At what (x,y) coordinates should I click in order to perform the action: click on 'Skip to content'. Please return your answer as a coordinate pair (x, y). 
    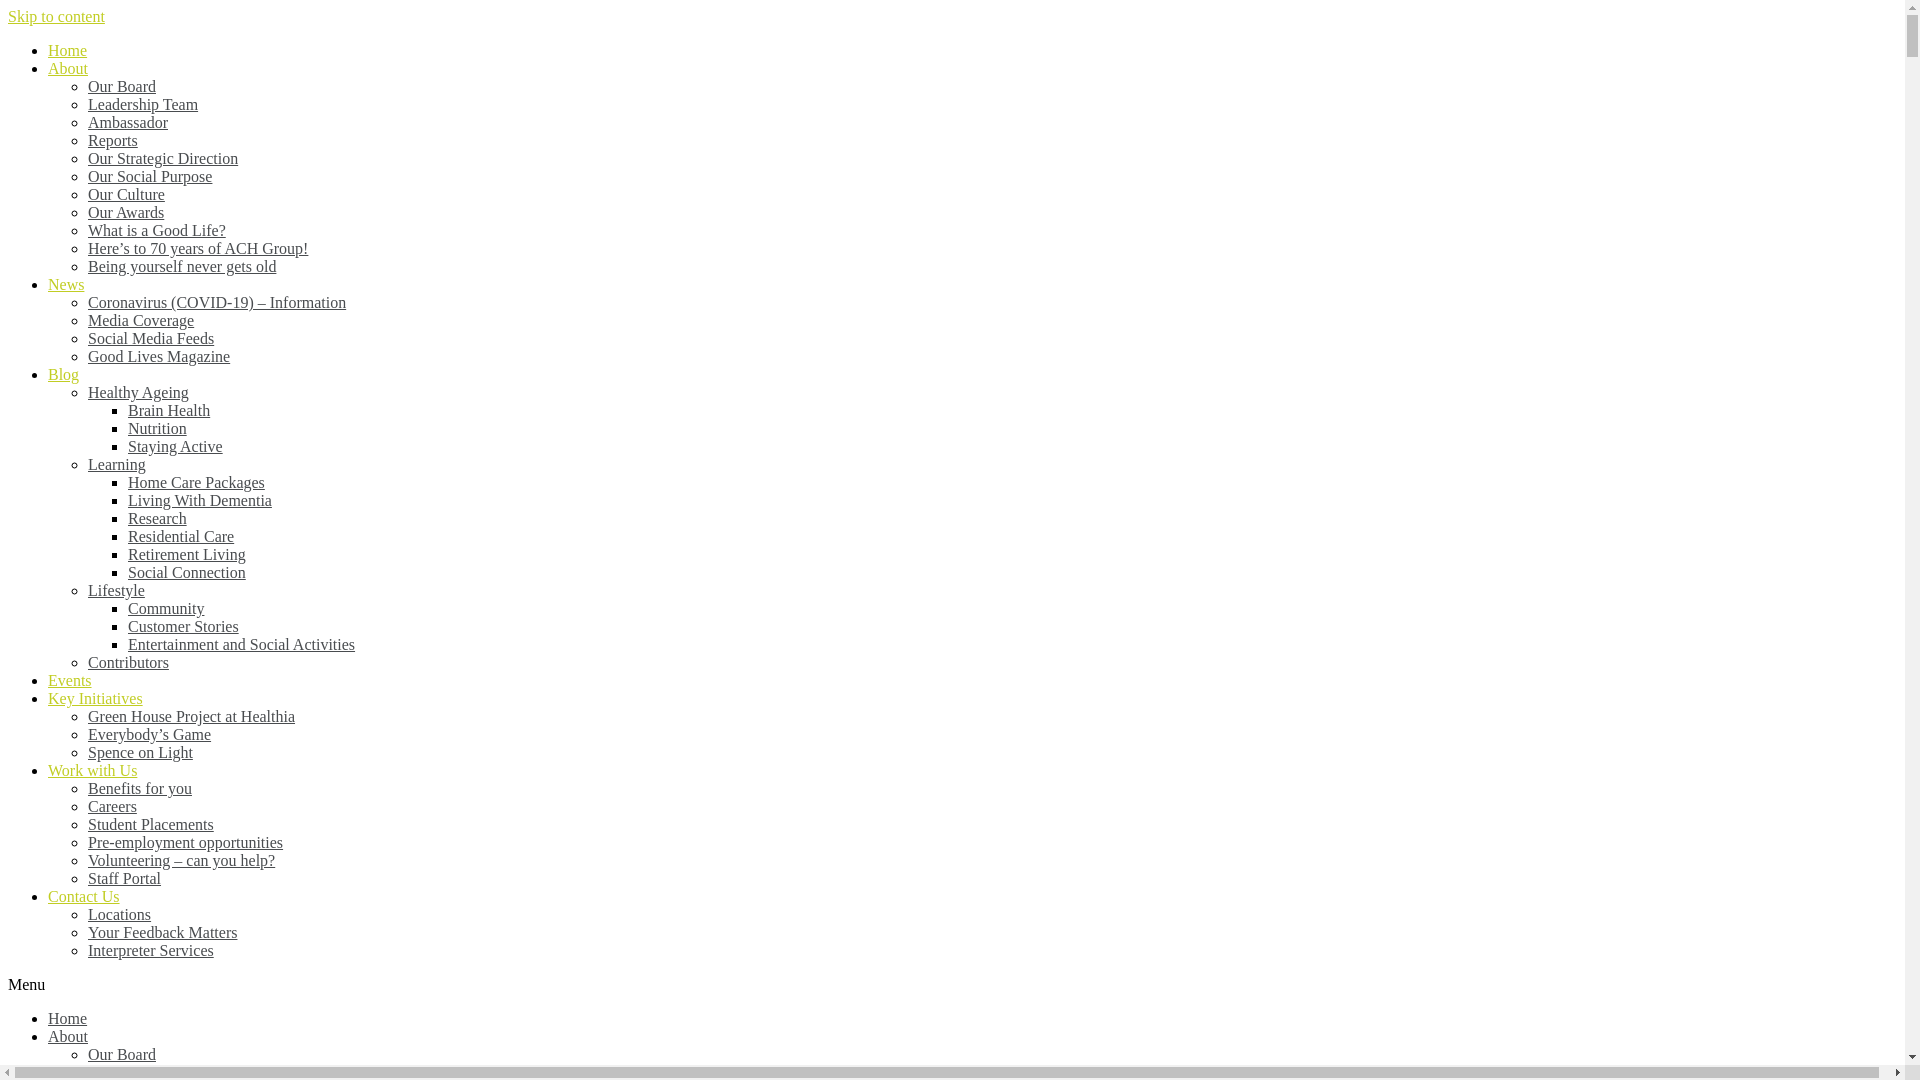
    Looking at the image, I should click on (56, 16).